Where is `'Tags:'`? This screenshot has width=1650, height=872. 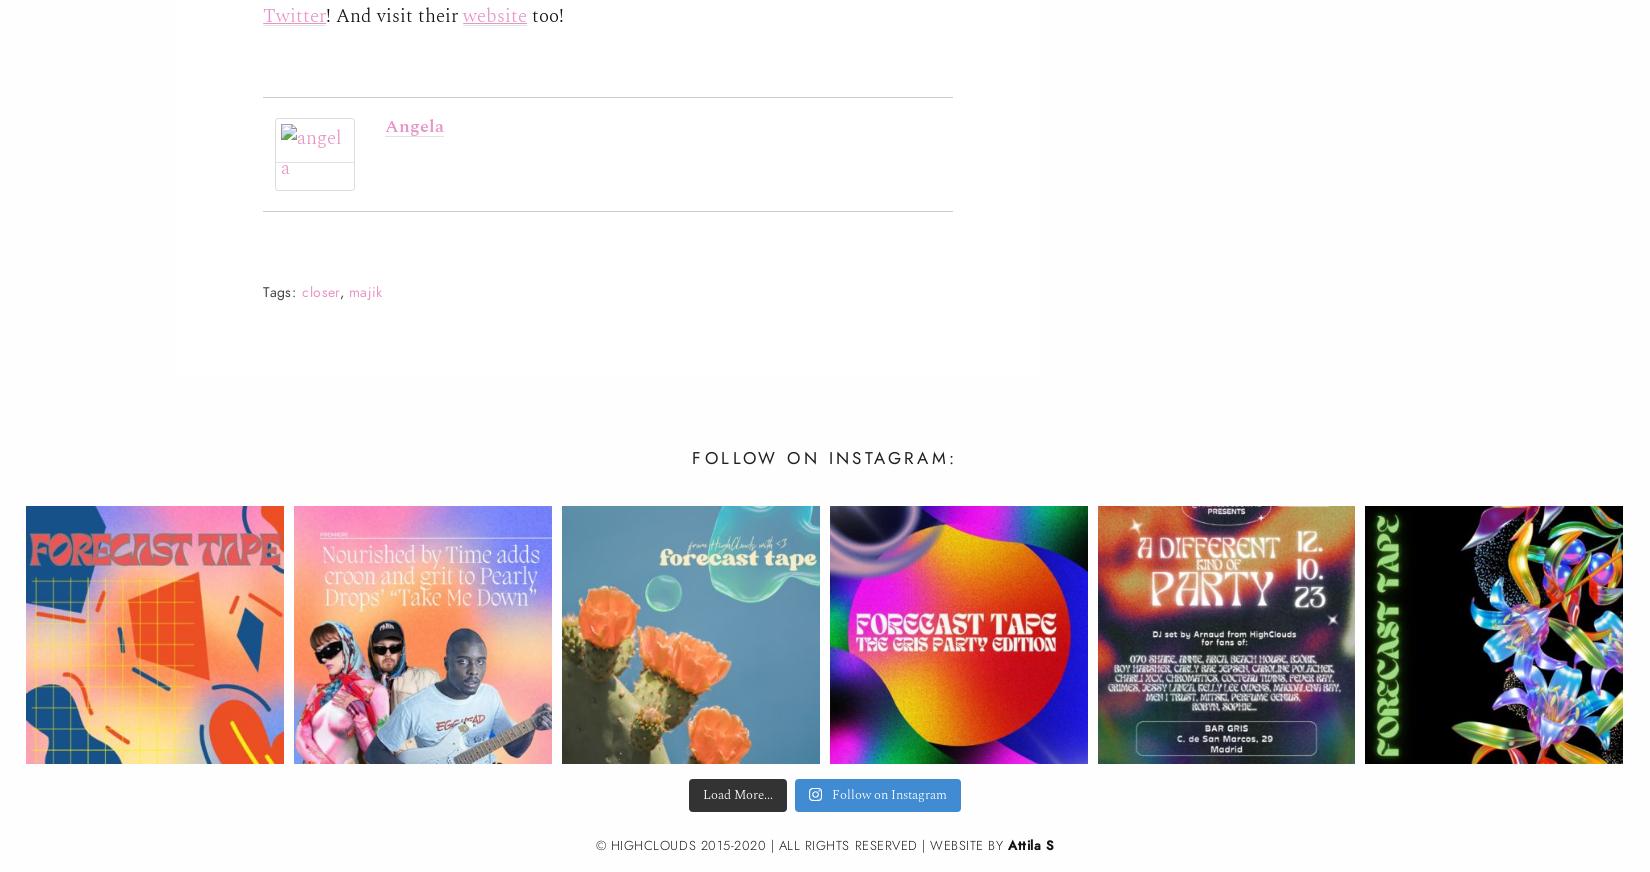
'Tags:' is located at coordinates (279, 290).